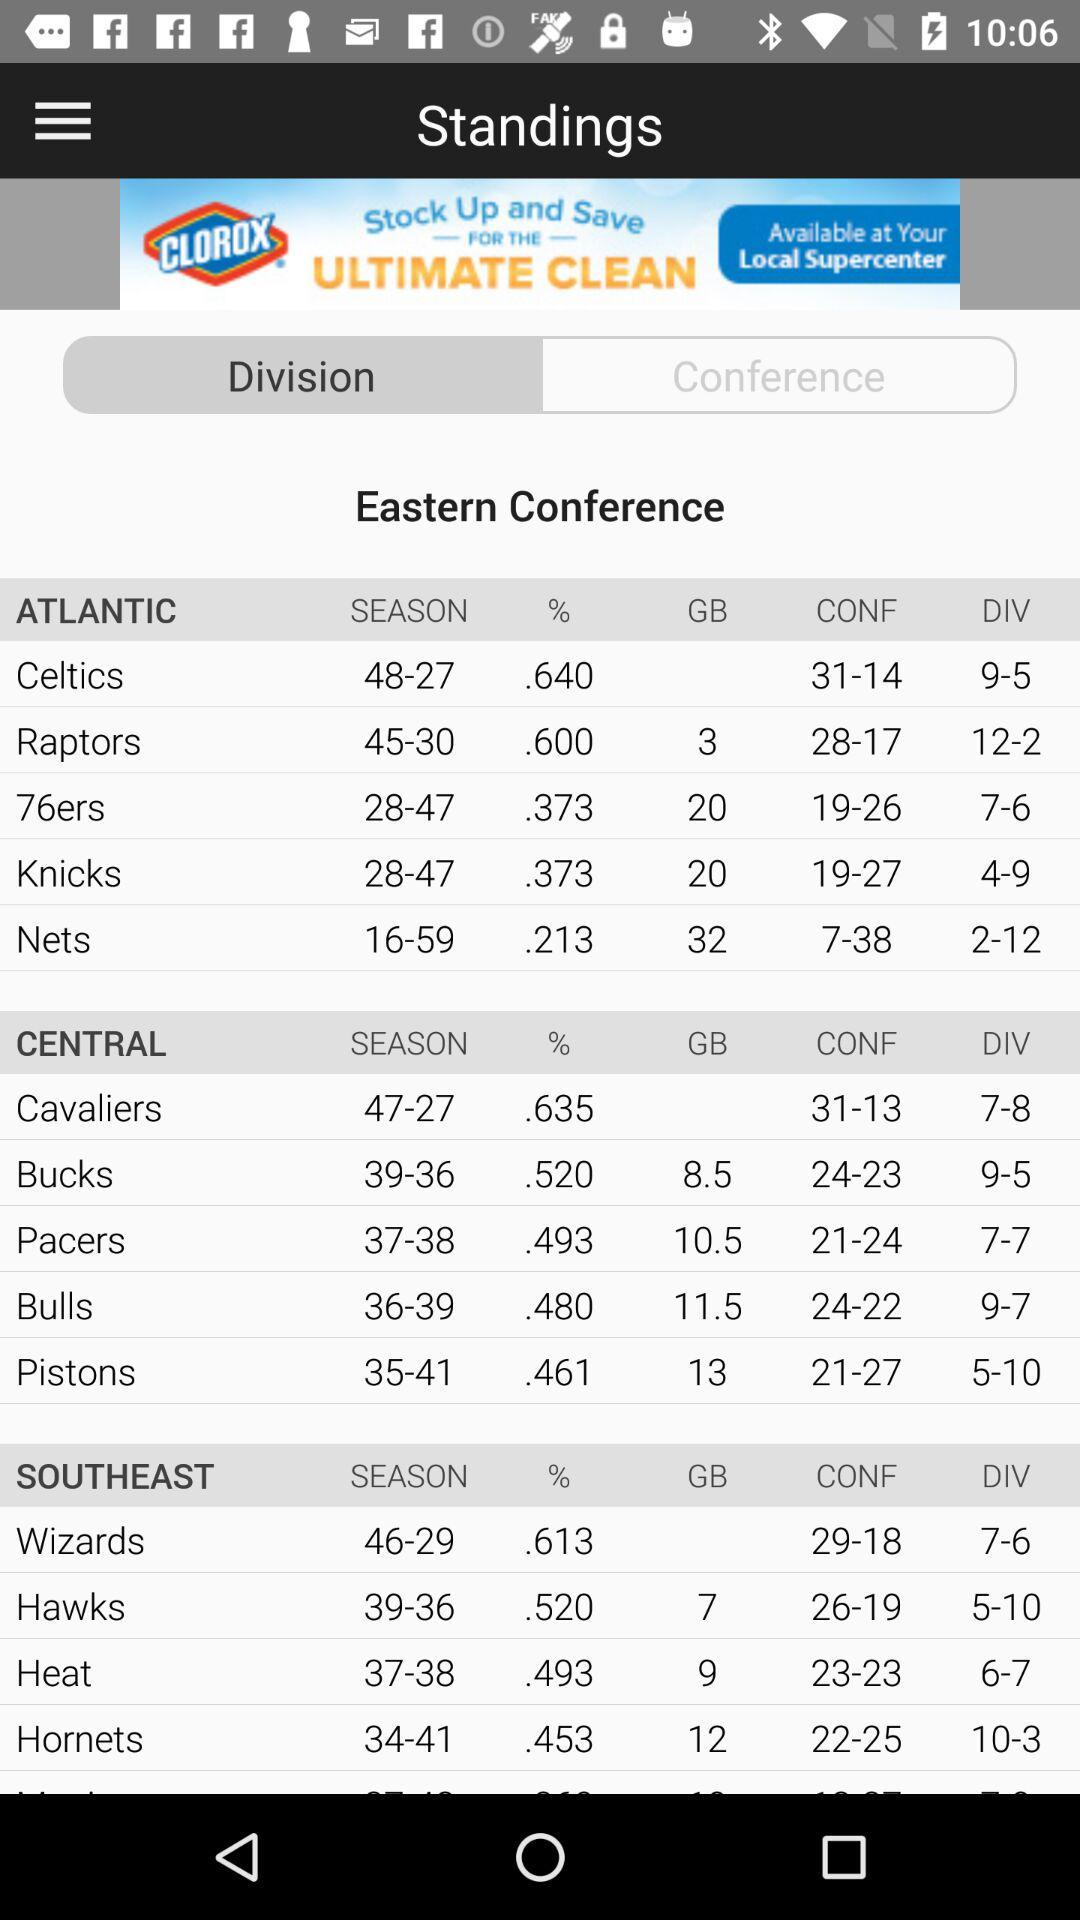 The height and width of the screenshot is (1920, 1080). What do you see at coordinates (540, 243) in the screenshot?
I see `advertisement link` at bounding box center [540, 243].